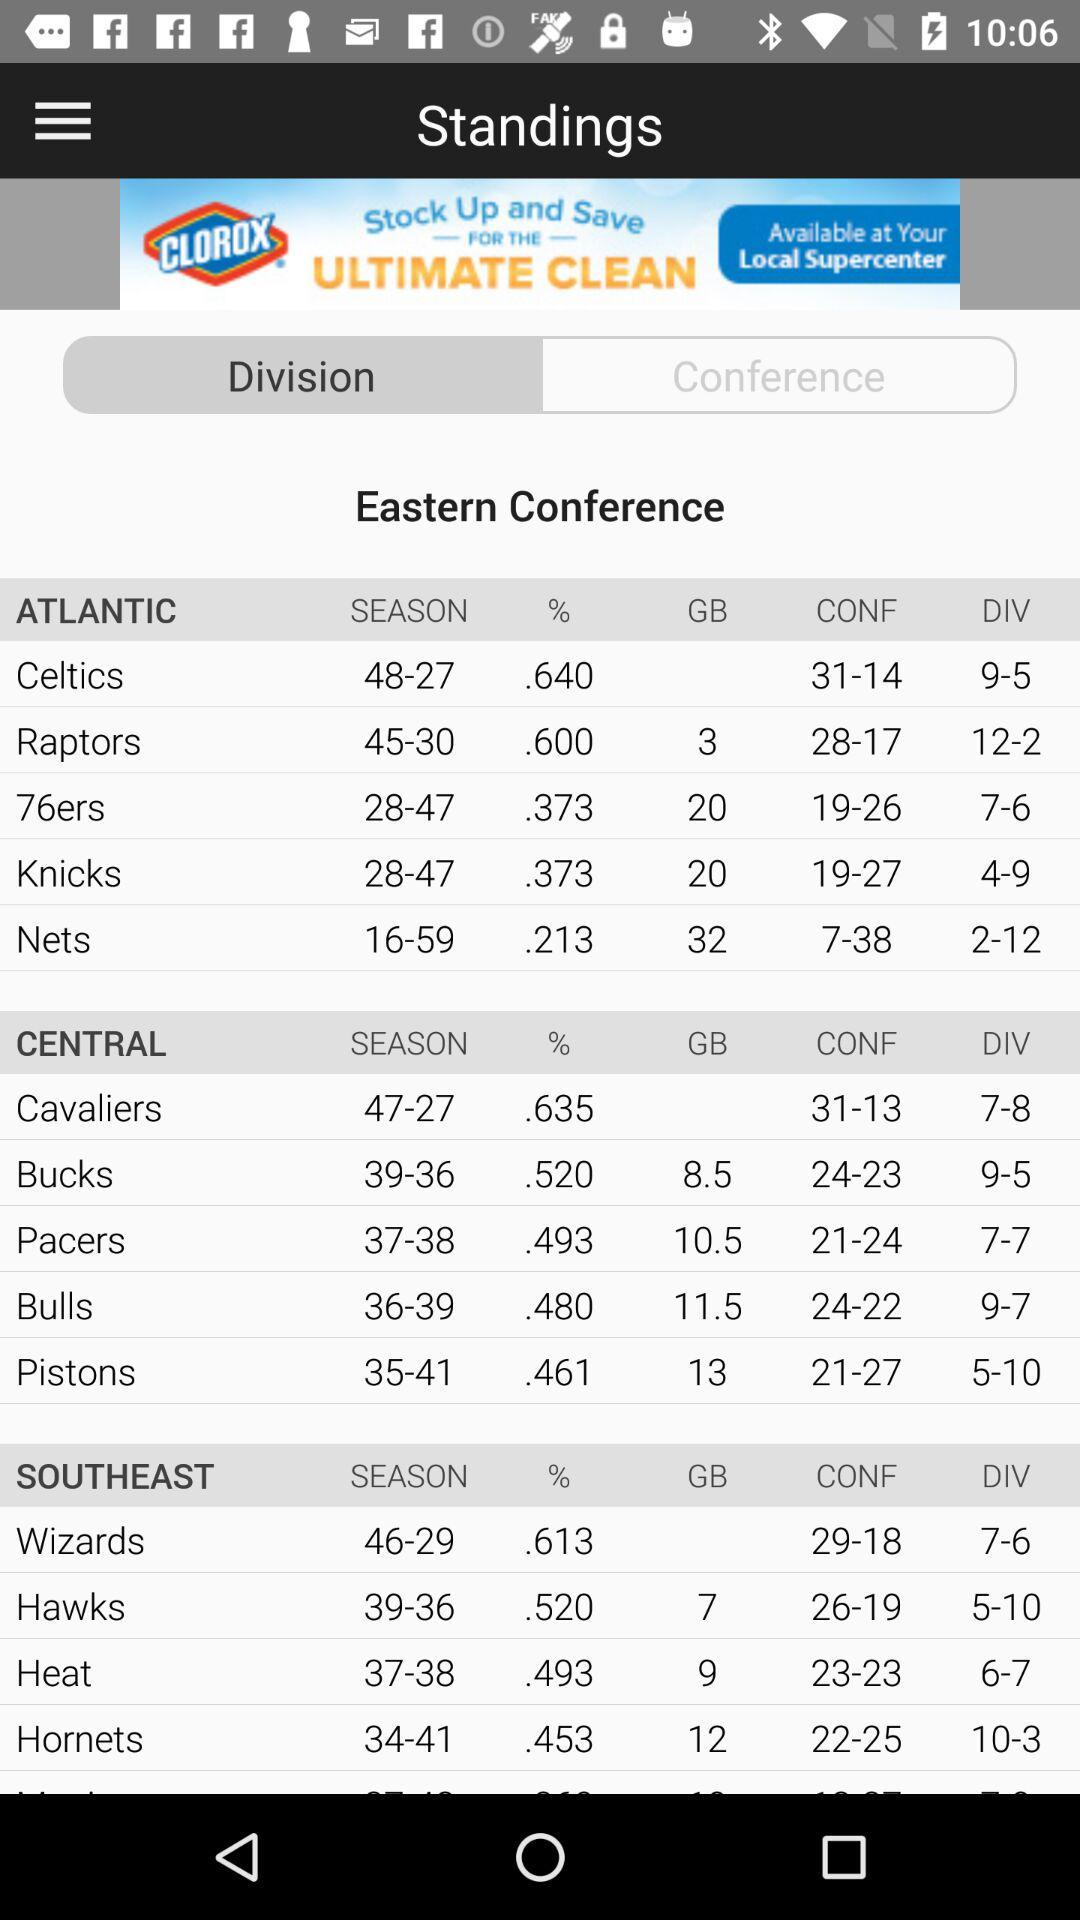 The height and width of the screenshot is (1920, 1080). What do you see at coordinates (540, 243) in the screenshot?
I see `advertisement link` at bounding box center [540, 243].